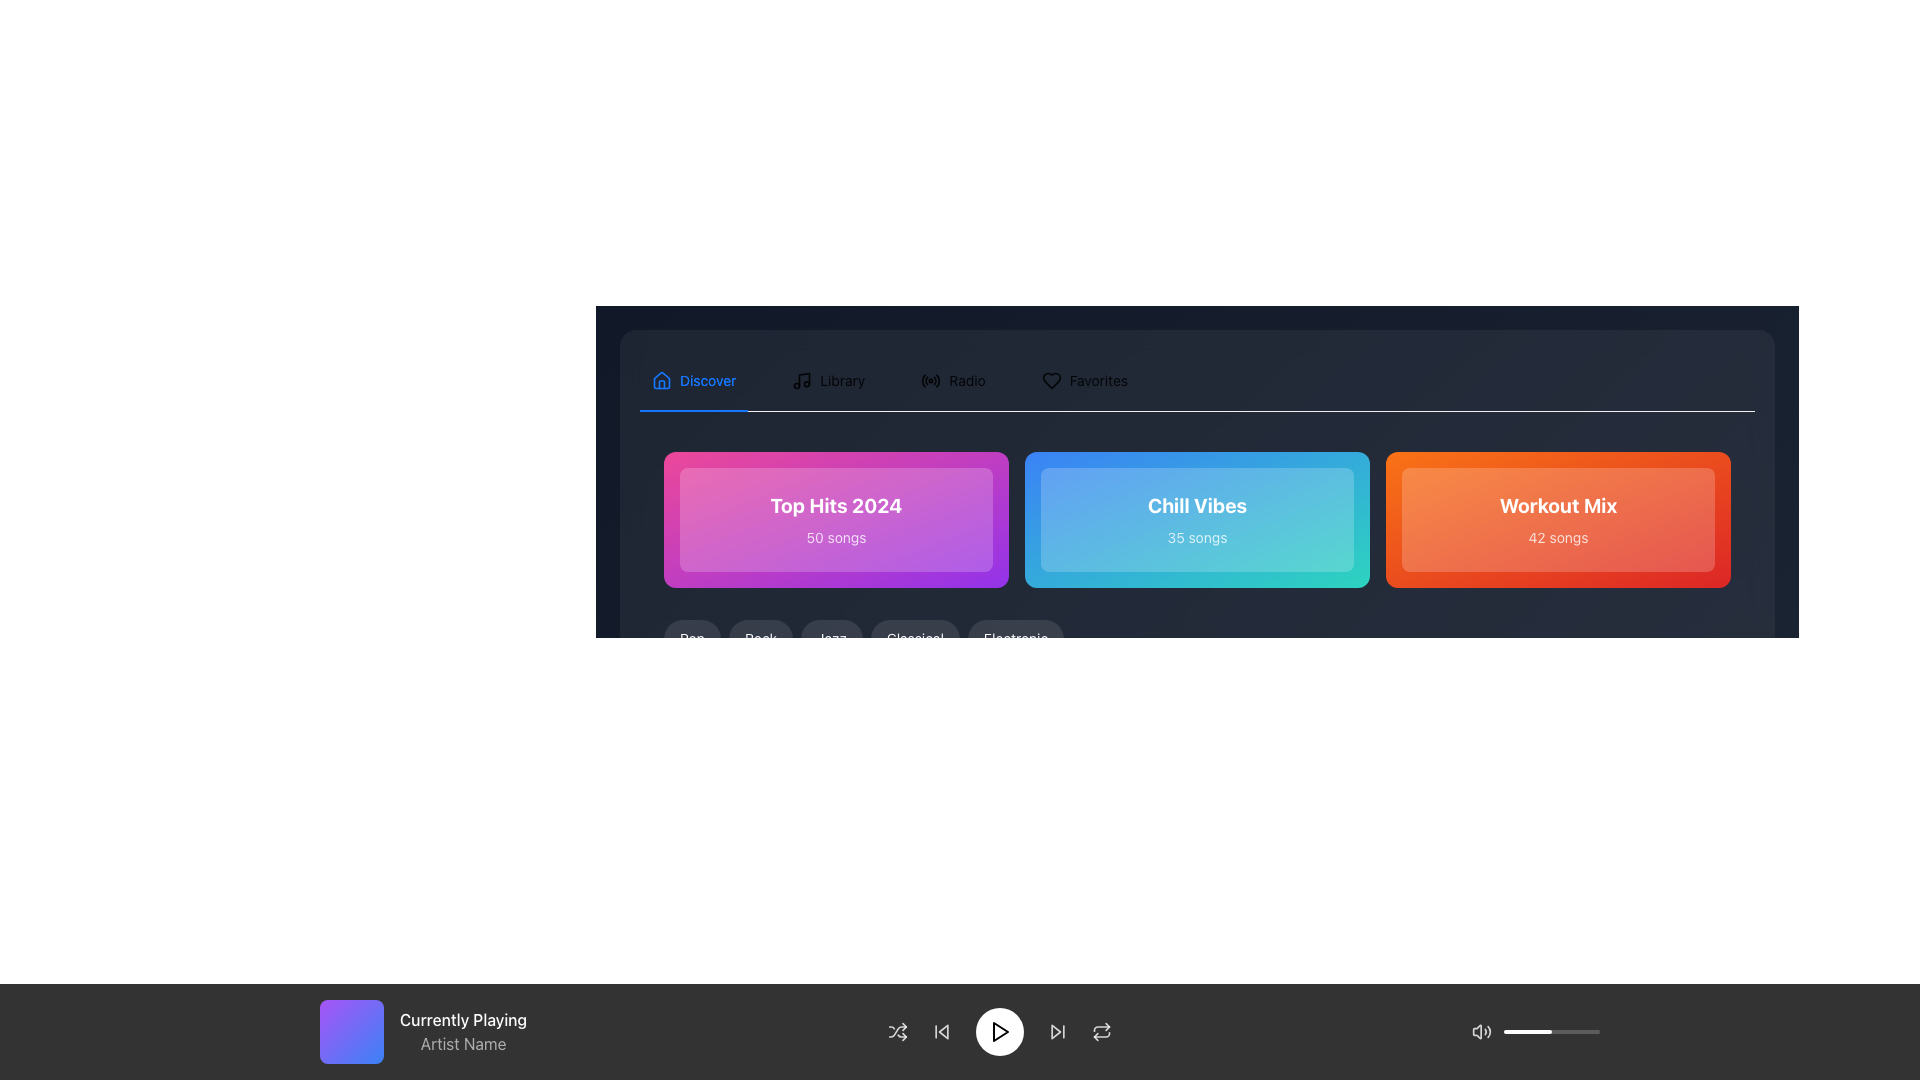  Describe the element at coordinates (1197, 639) in the screenshot. I see `the genre selector button positioned below the section tiles 'Top Hits 2024', 'Chill Vibes', and 'Workout Mix'` at that location.